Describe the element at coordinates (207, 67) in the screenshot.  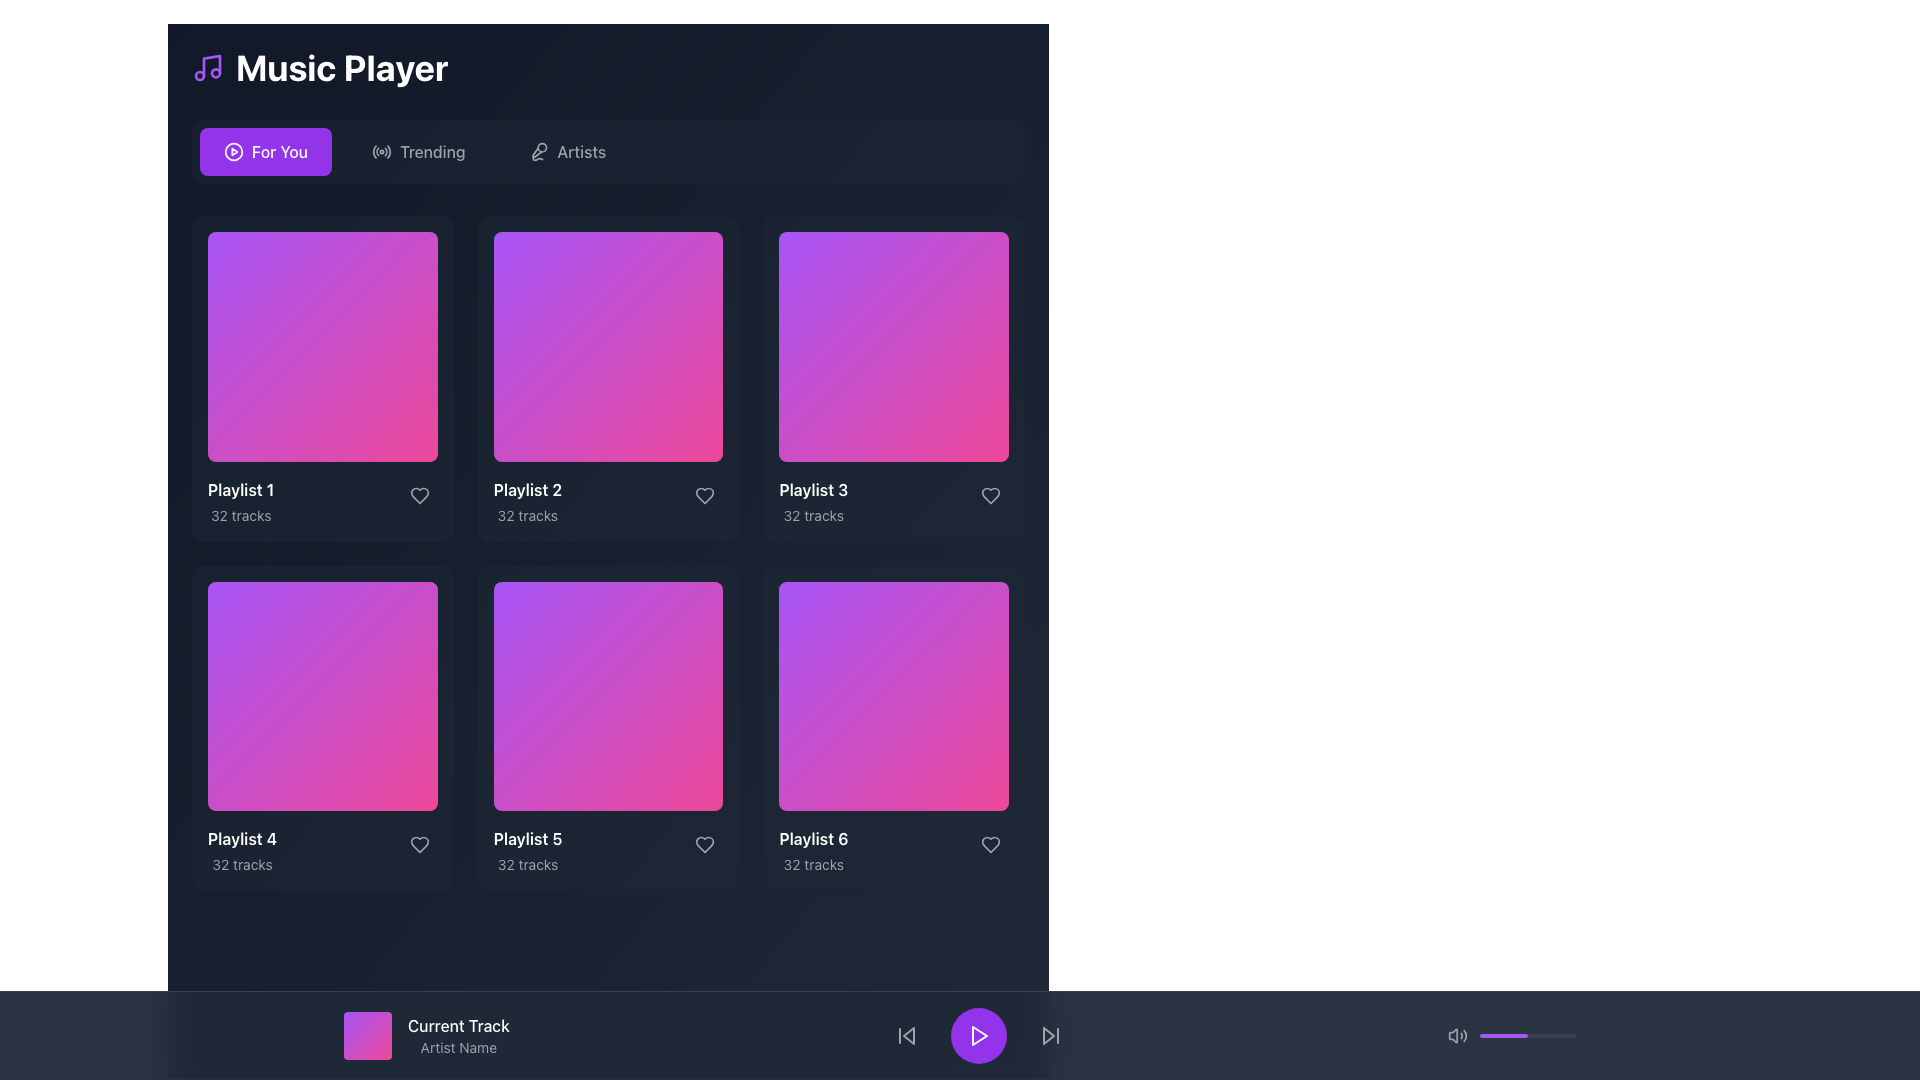
I see `the purple music note icon located at the top-left corner of the interface, adjacent to the 'Music Player' text` at that location.